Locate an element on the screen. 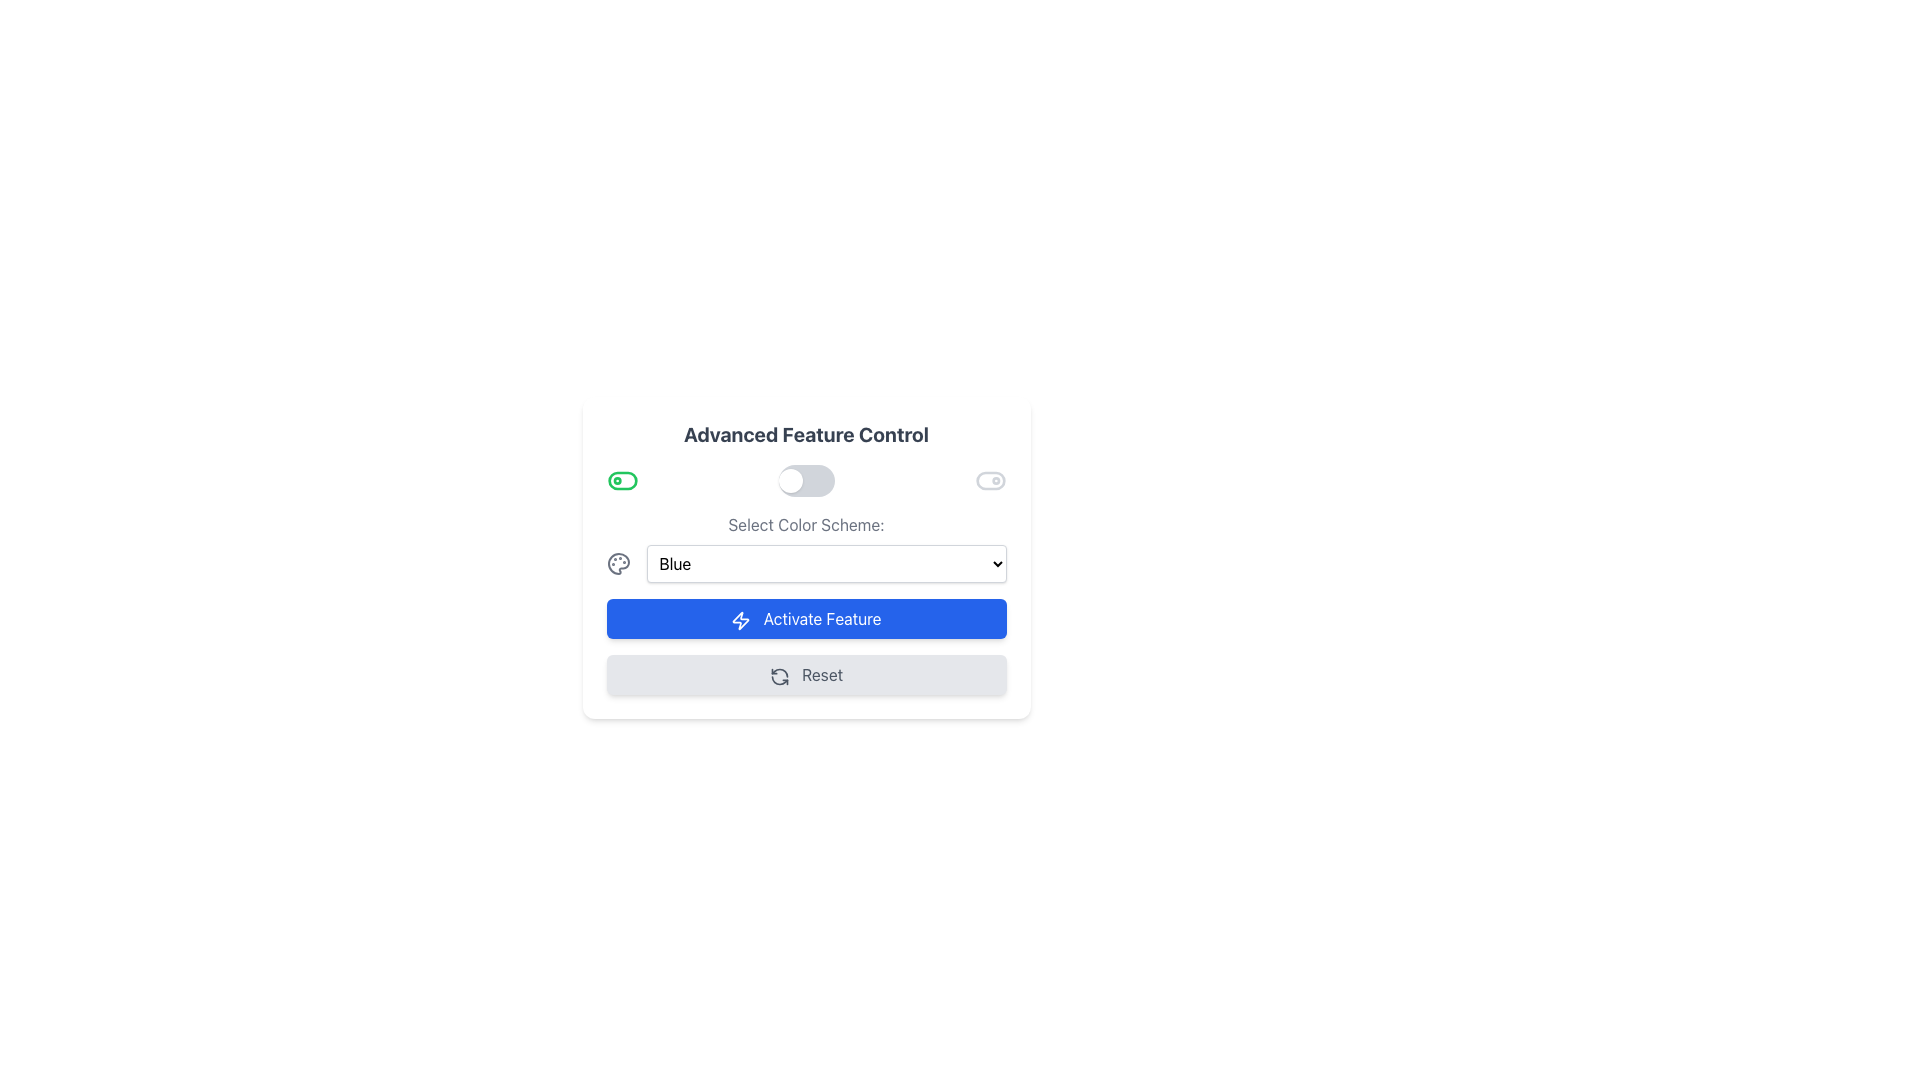 Image resolution: width=1920 pixels, height=1080 pixels. the 'off' state graphical element of the toggle switch located in the 'Advanced Feature Control' section is located at coordinates (621, 481).